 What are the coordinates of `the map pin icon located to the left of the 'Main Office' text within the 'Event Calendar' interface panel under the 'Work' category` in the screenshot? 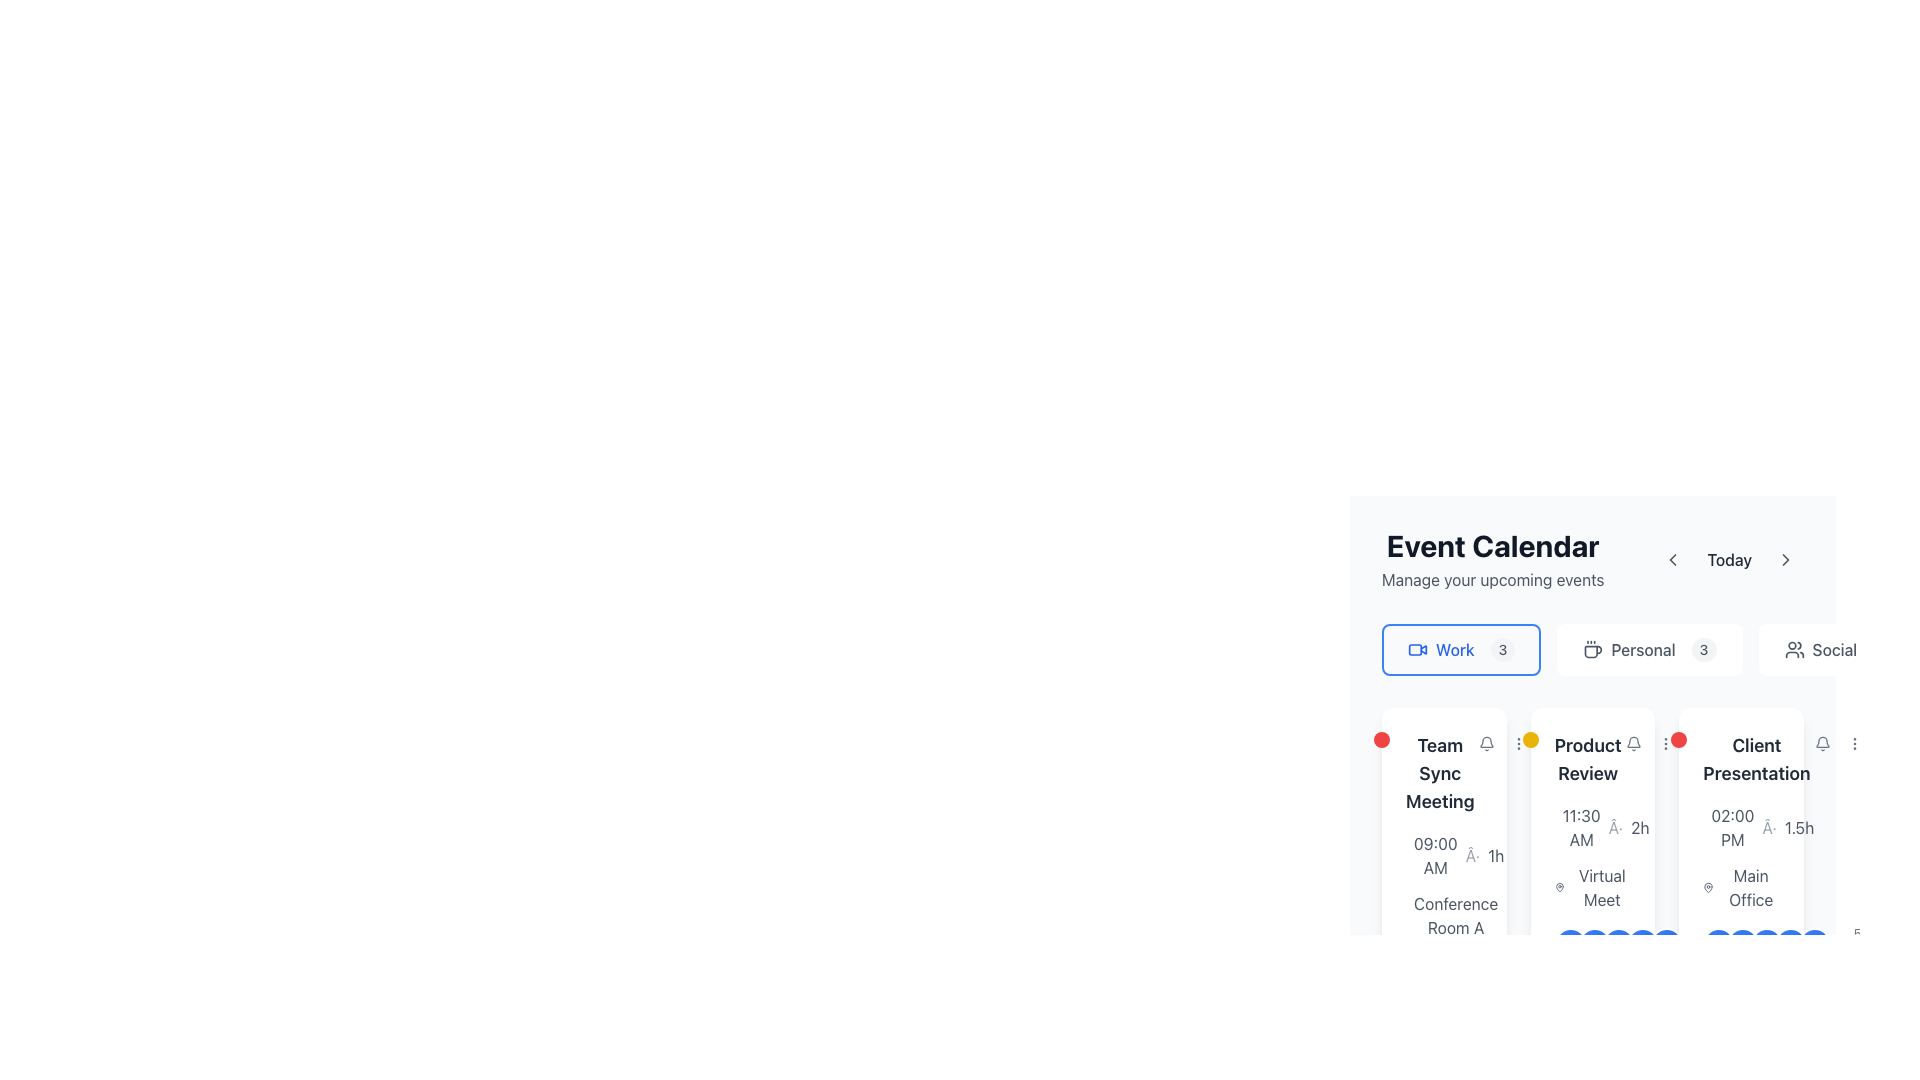 It's located at (1707, 886).